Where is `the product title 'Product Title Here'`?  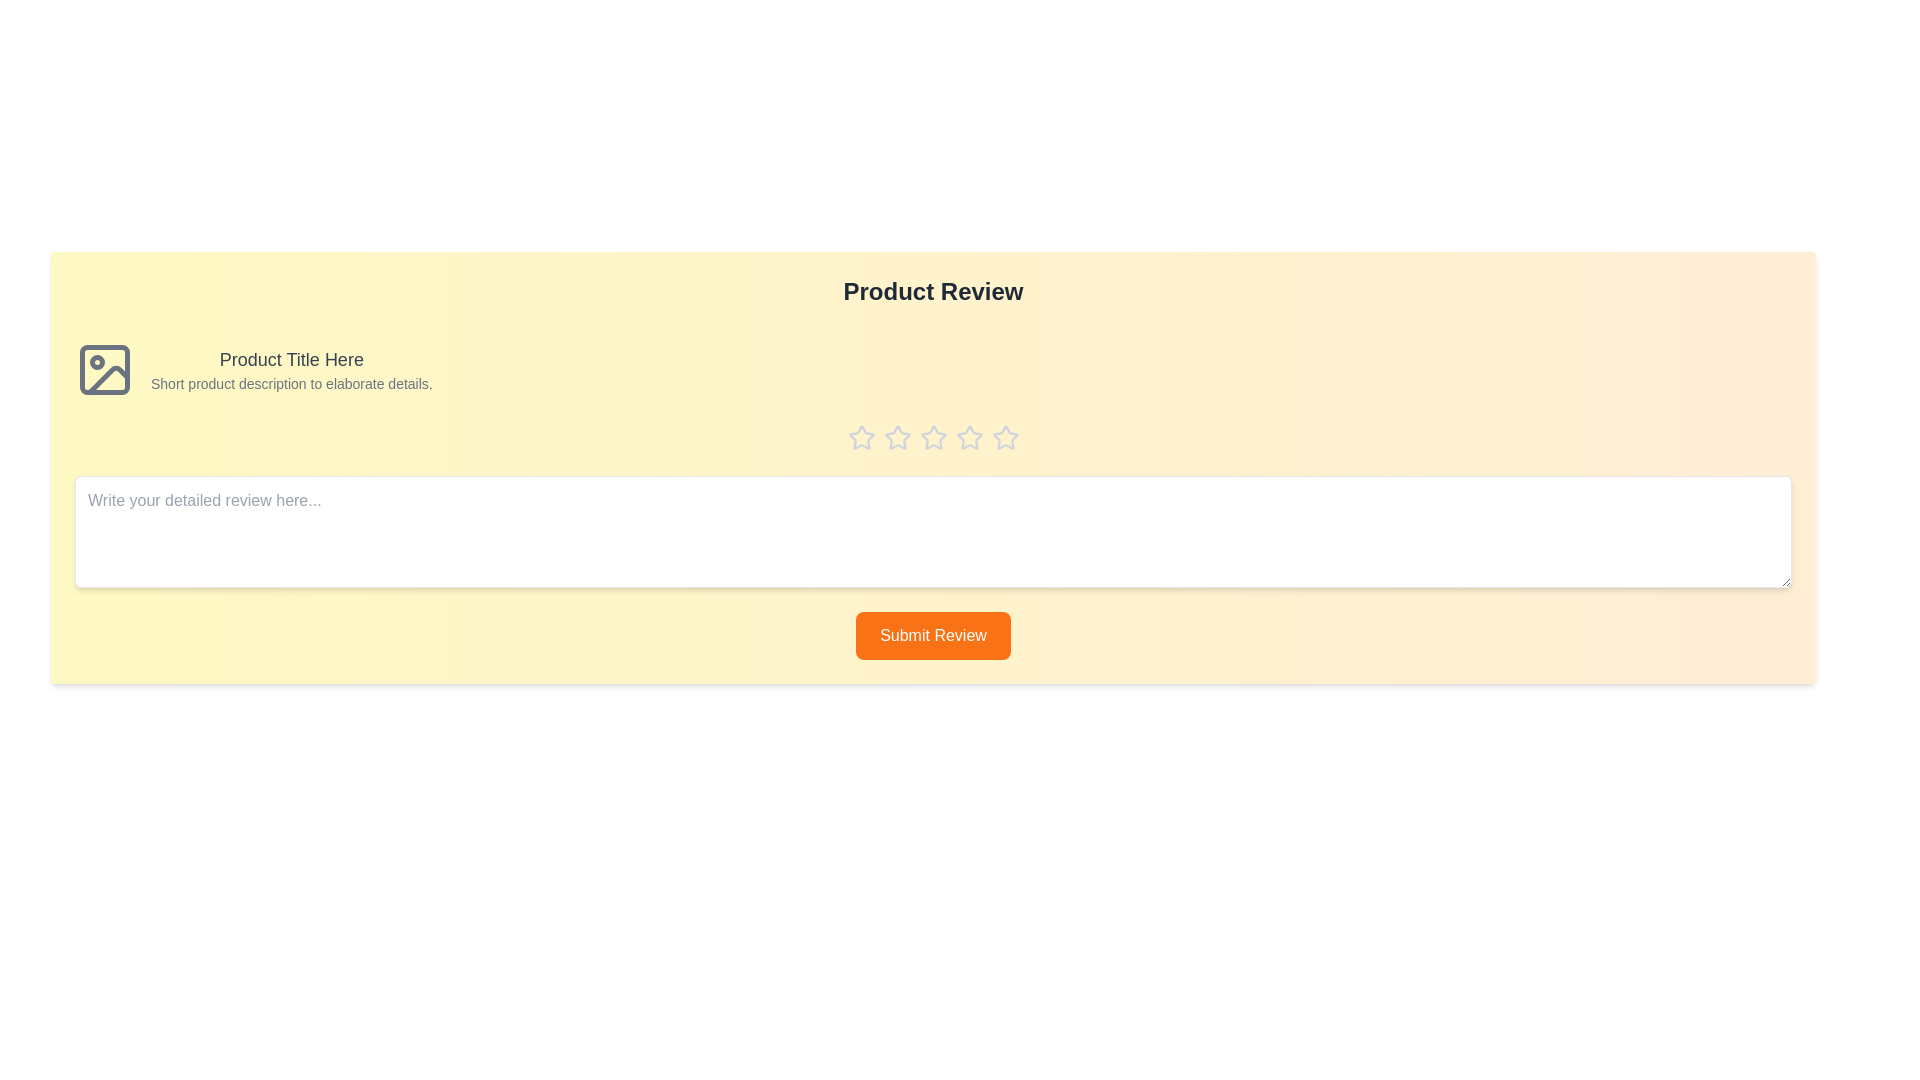 the product title 'Product Title Here' is located at coordinates (290, 358).